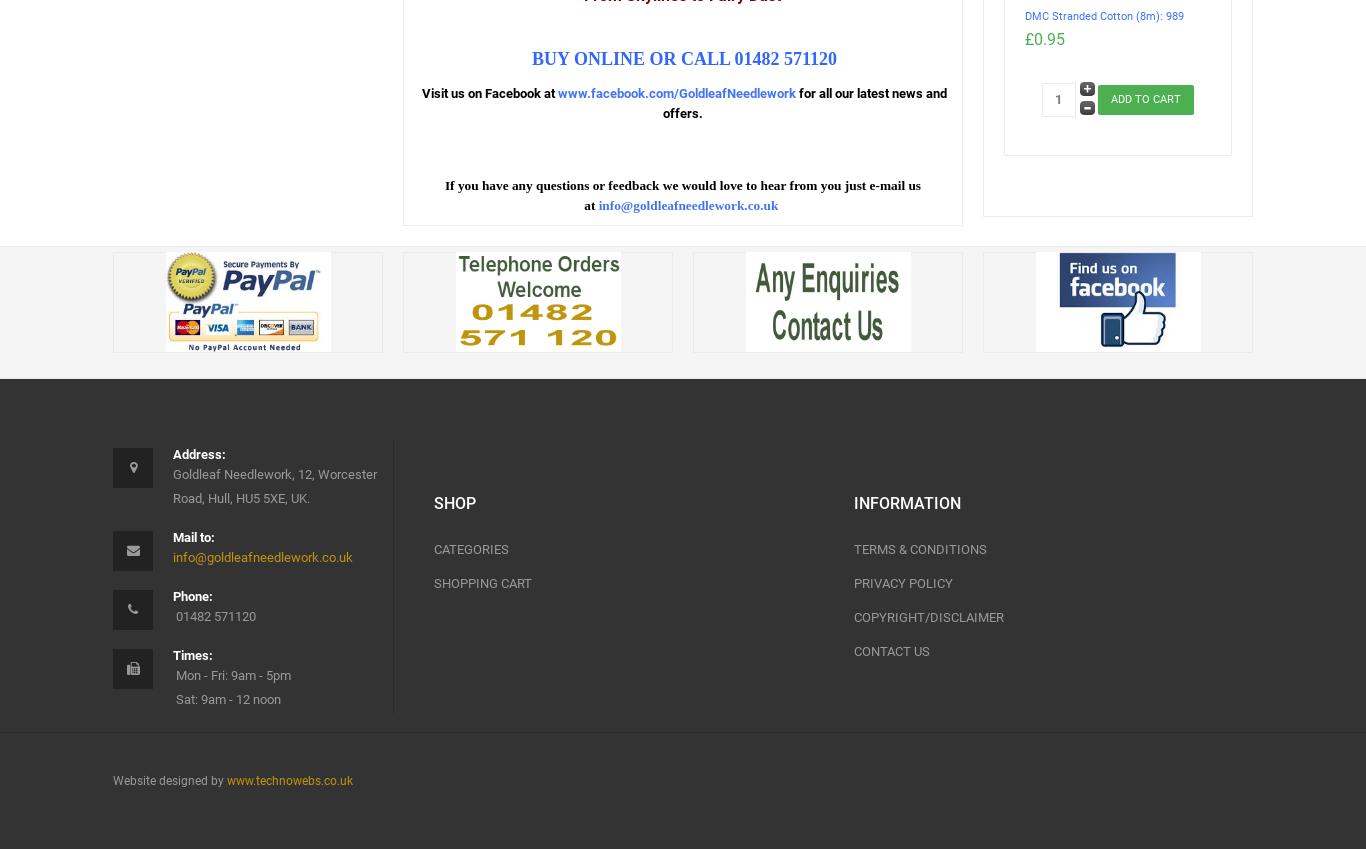 Image resolution: width=1366 pixels, height=849 pixels. I want to click on 'Shop', so click(432, 502).